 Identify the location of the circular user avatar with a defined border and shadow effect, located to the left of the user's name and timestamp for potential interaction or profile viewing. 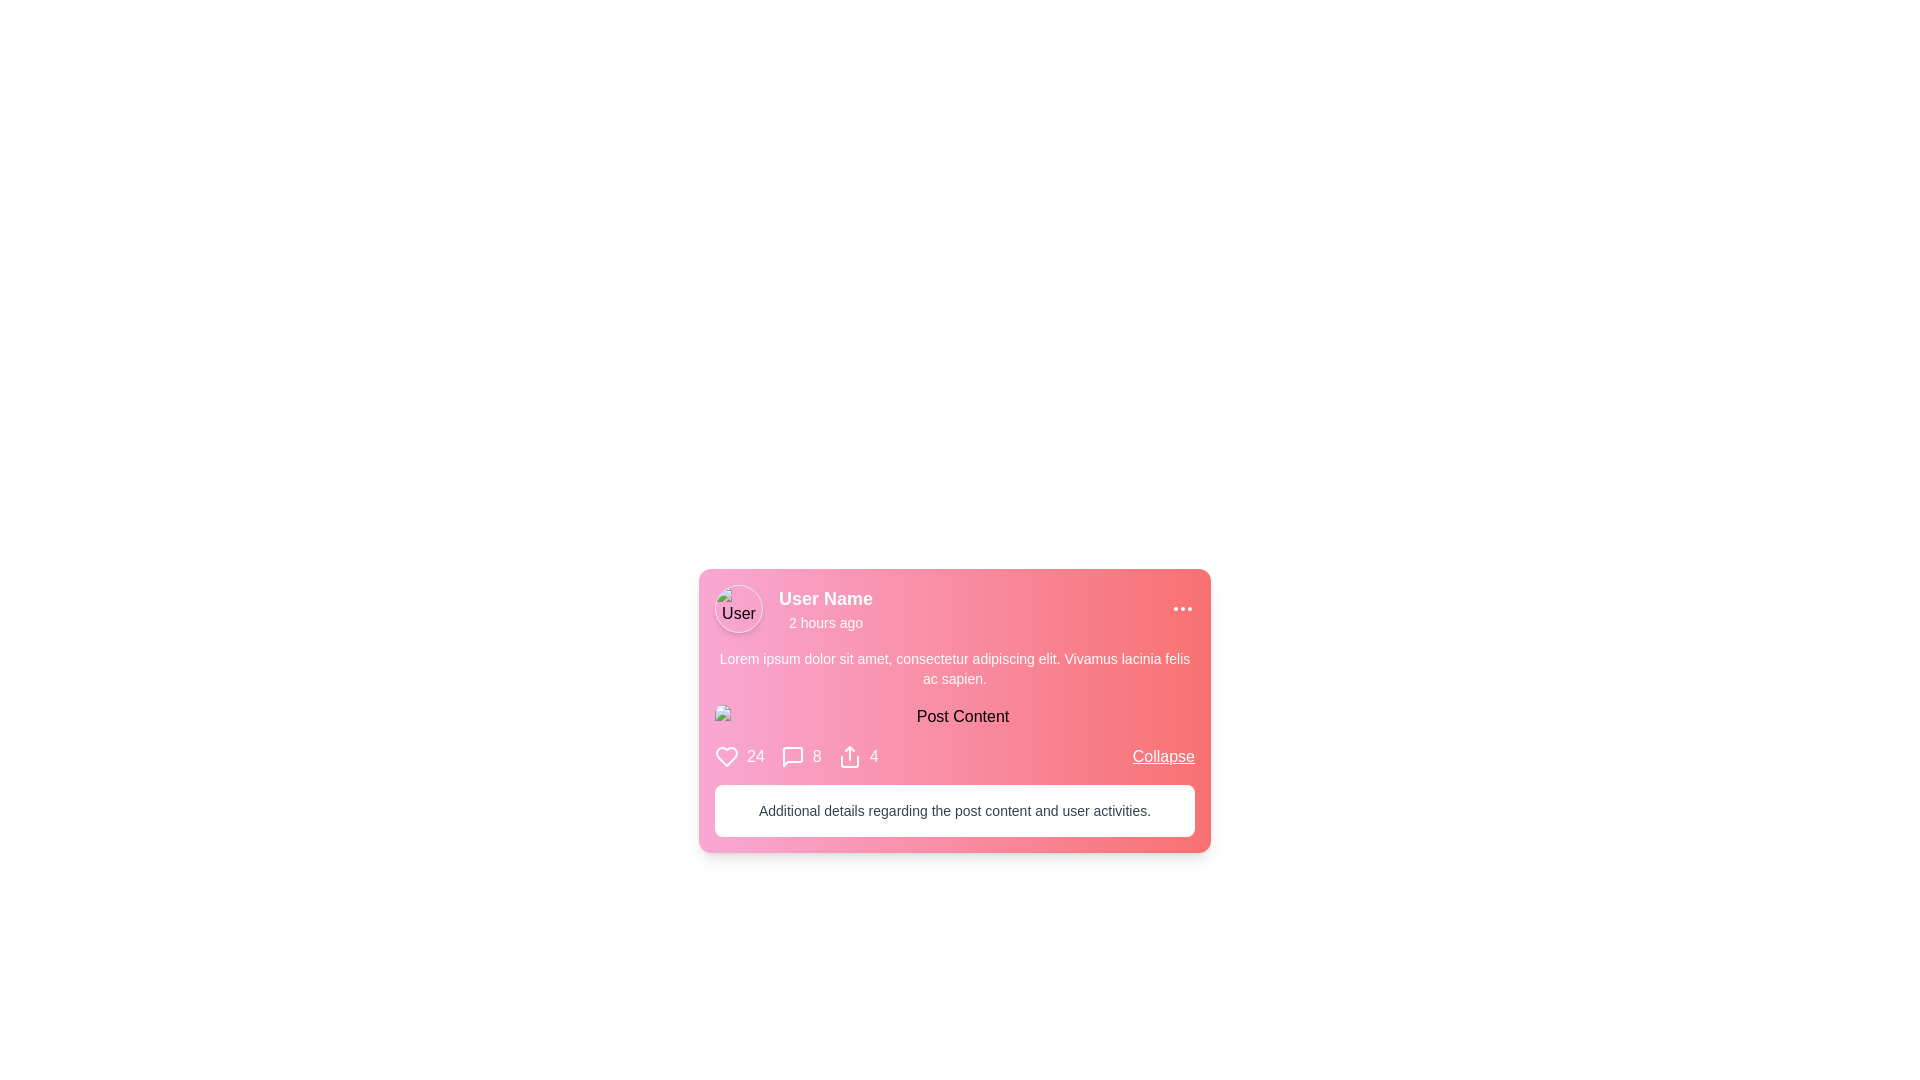
(738, 608).